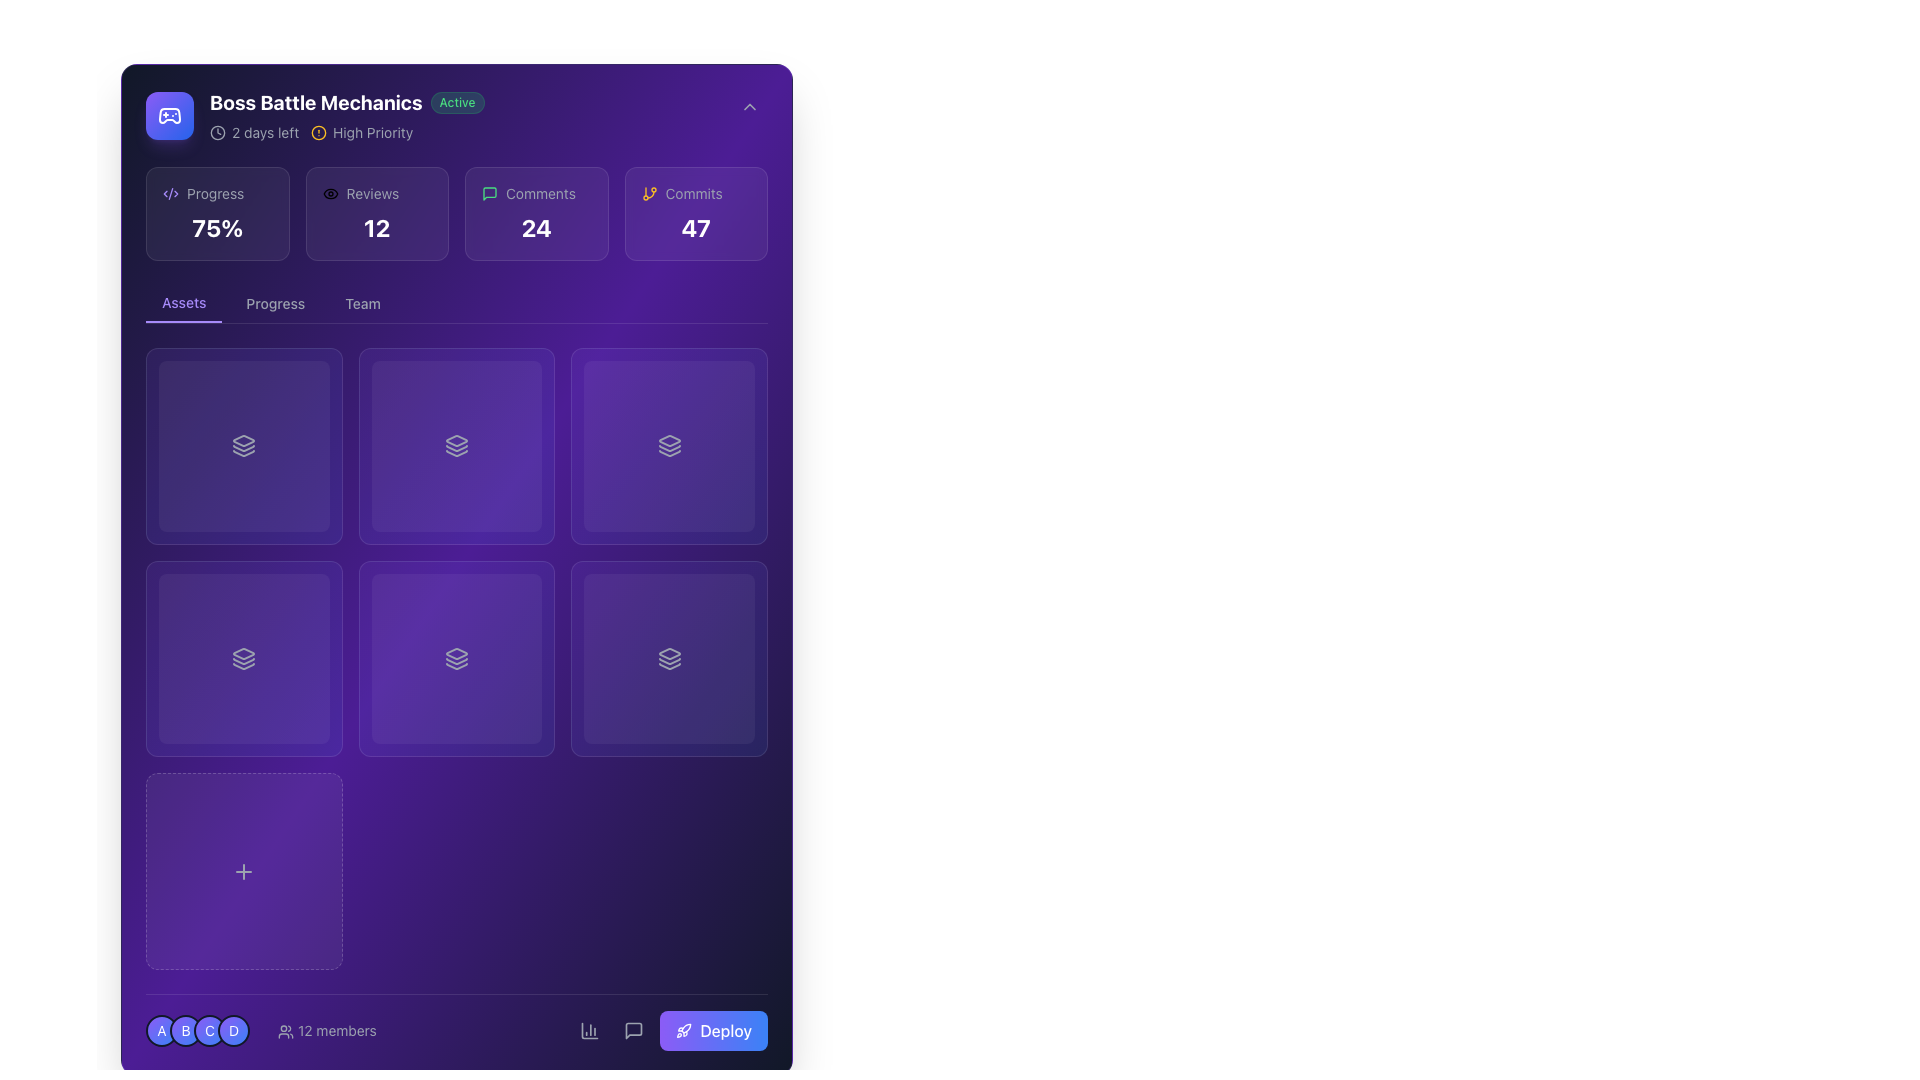  I want to click on the middle component of the three-layered icon in the second column and second row of a 3x3 grid layout, so click(455, 661).